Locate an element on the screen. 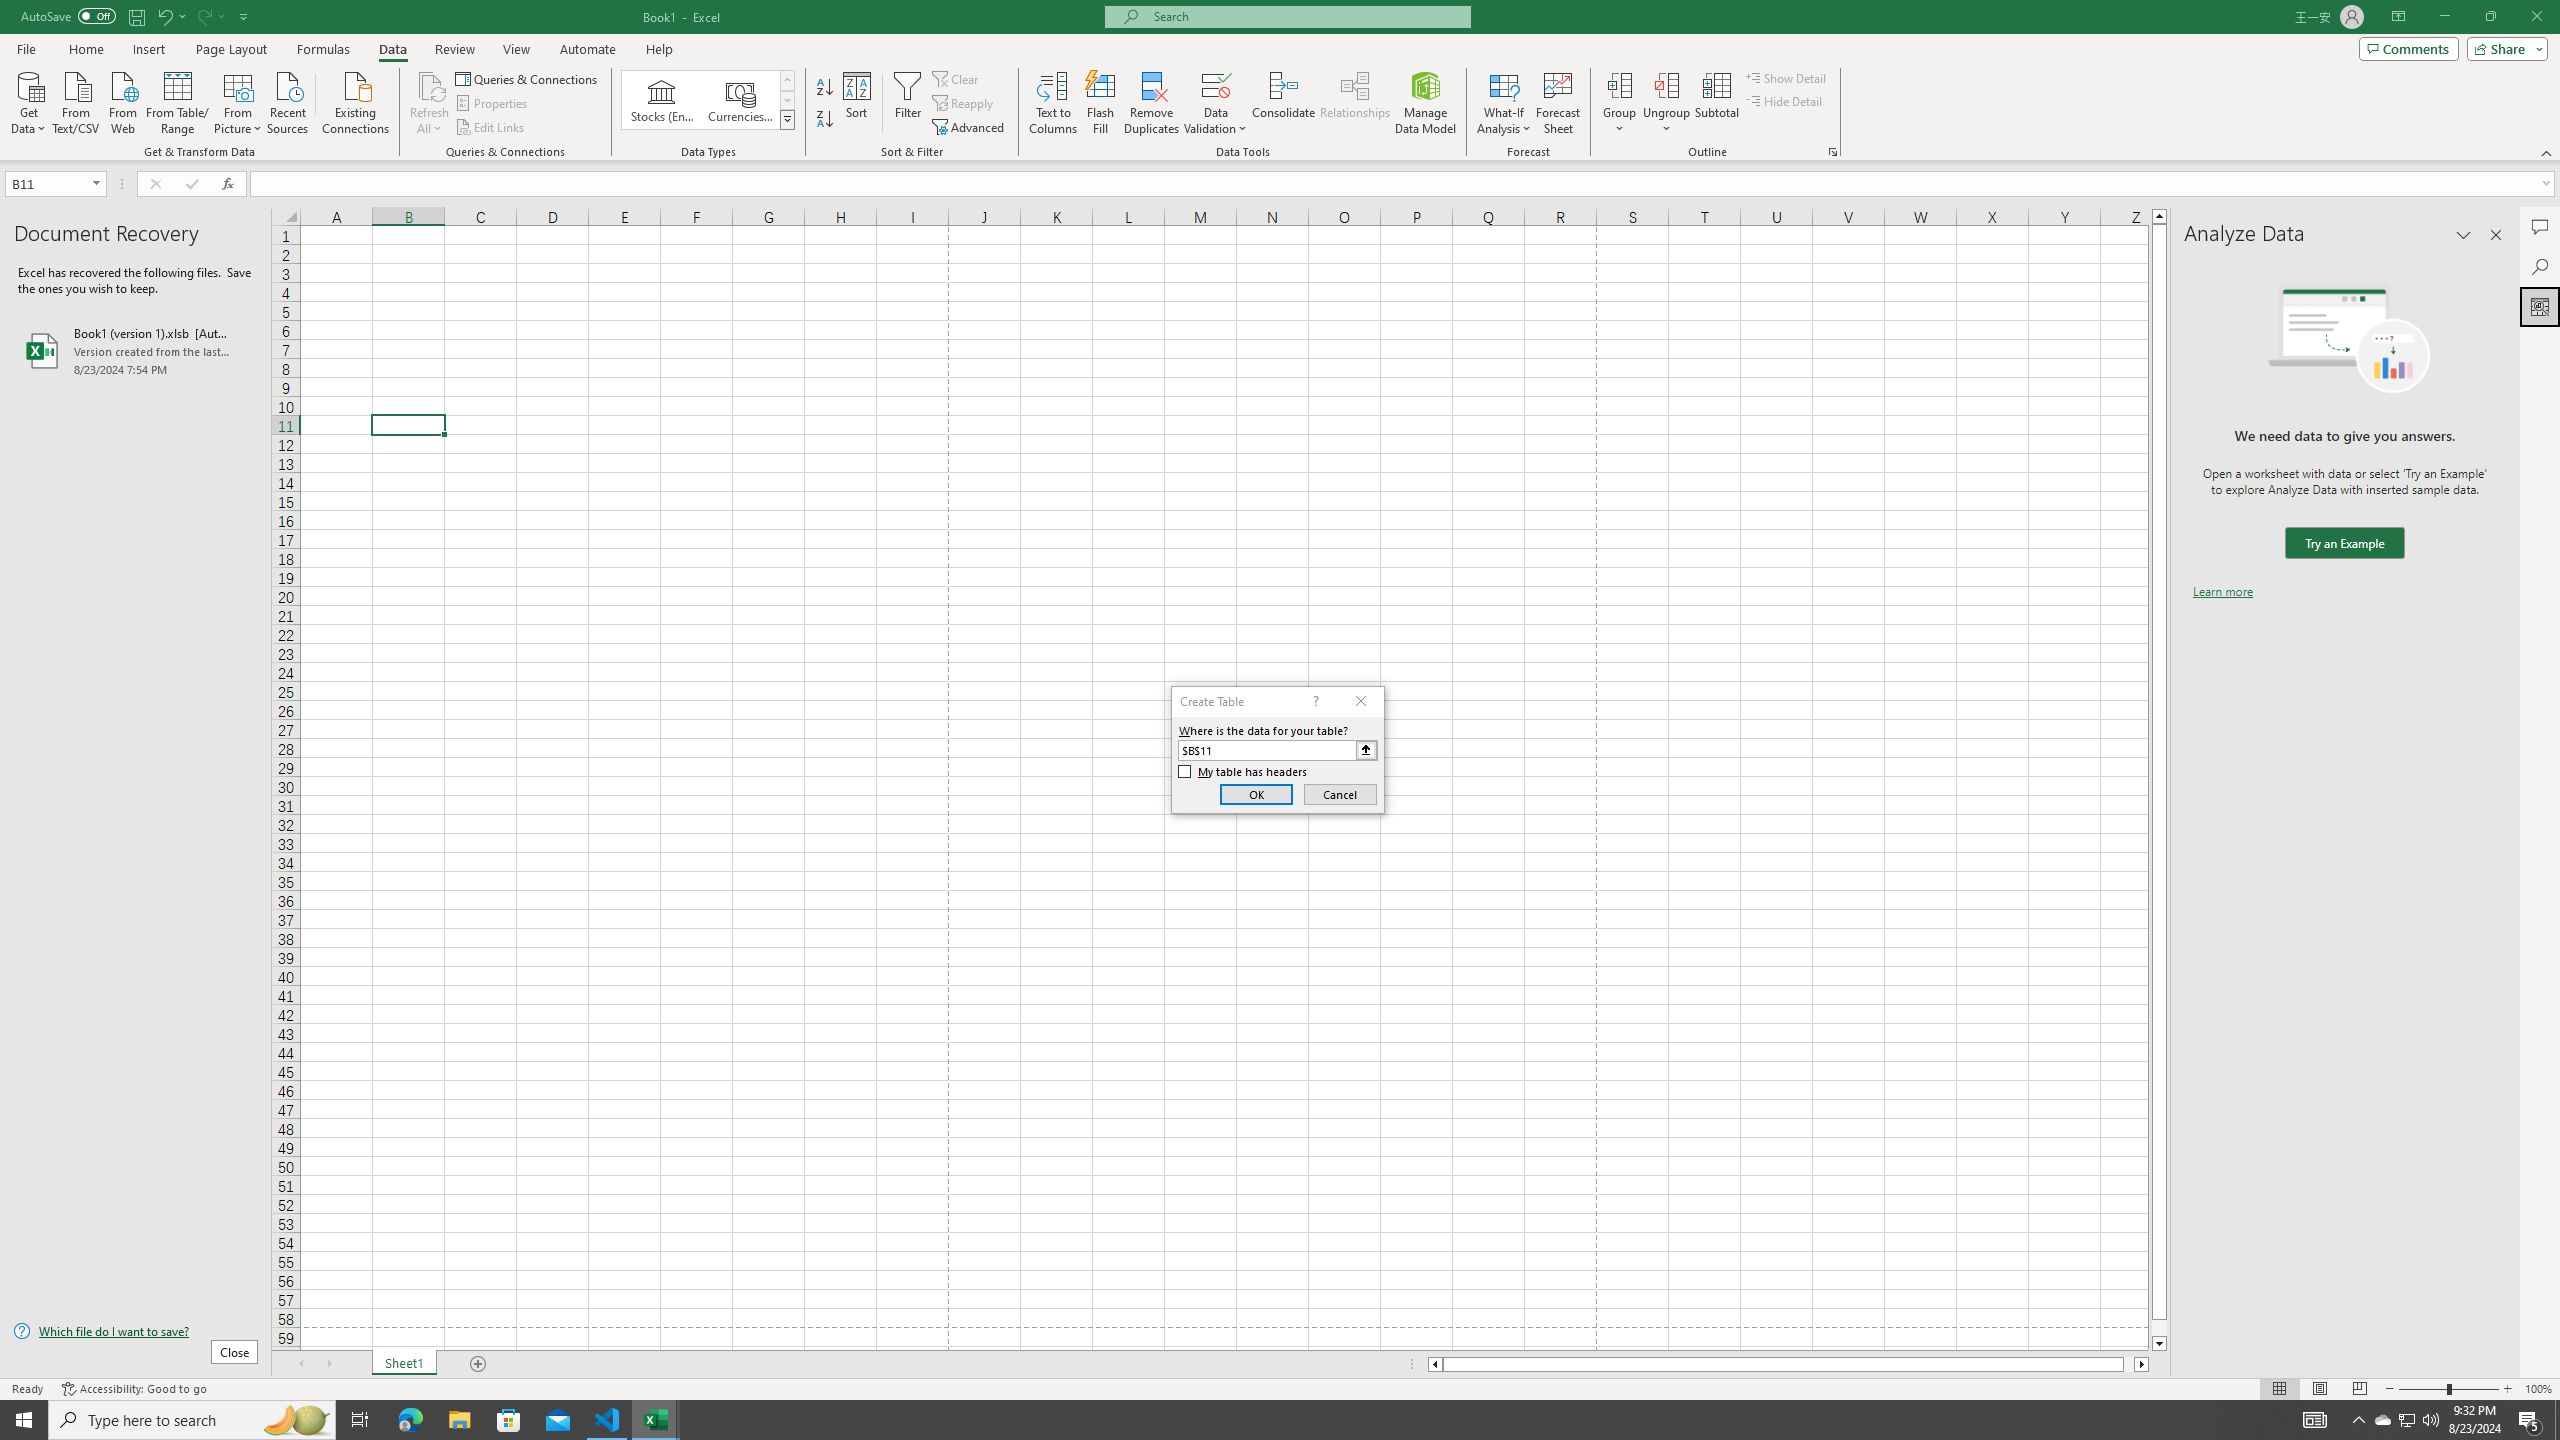 Image resolution: width=2560 pixels, height=1440 pixels. 'AutoSave' is located at coordinates (69, 15).